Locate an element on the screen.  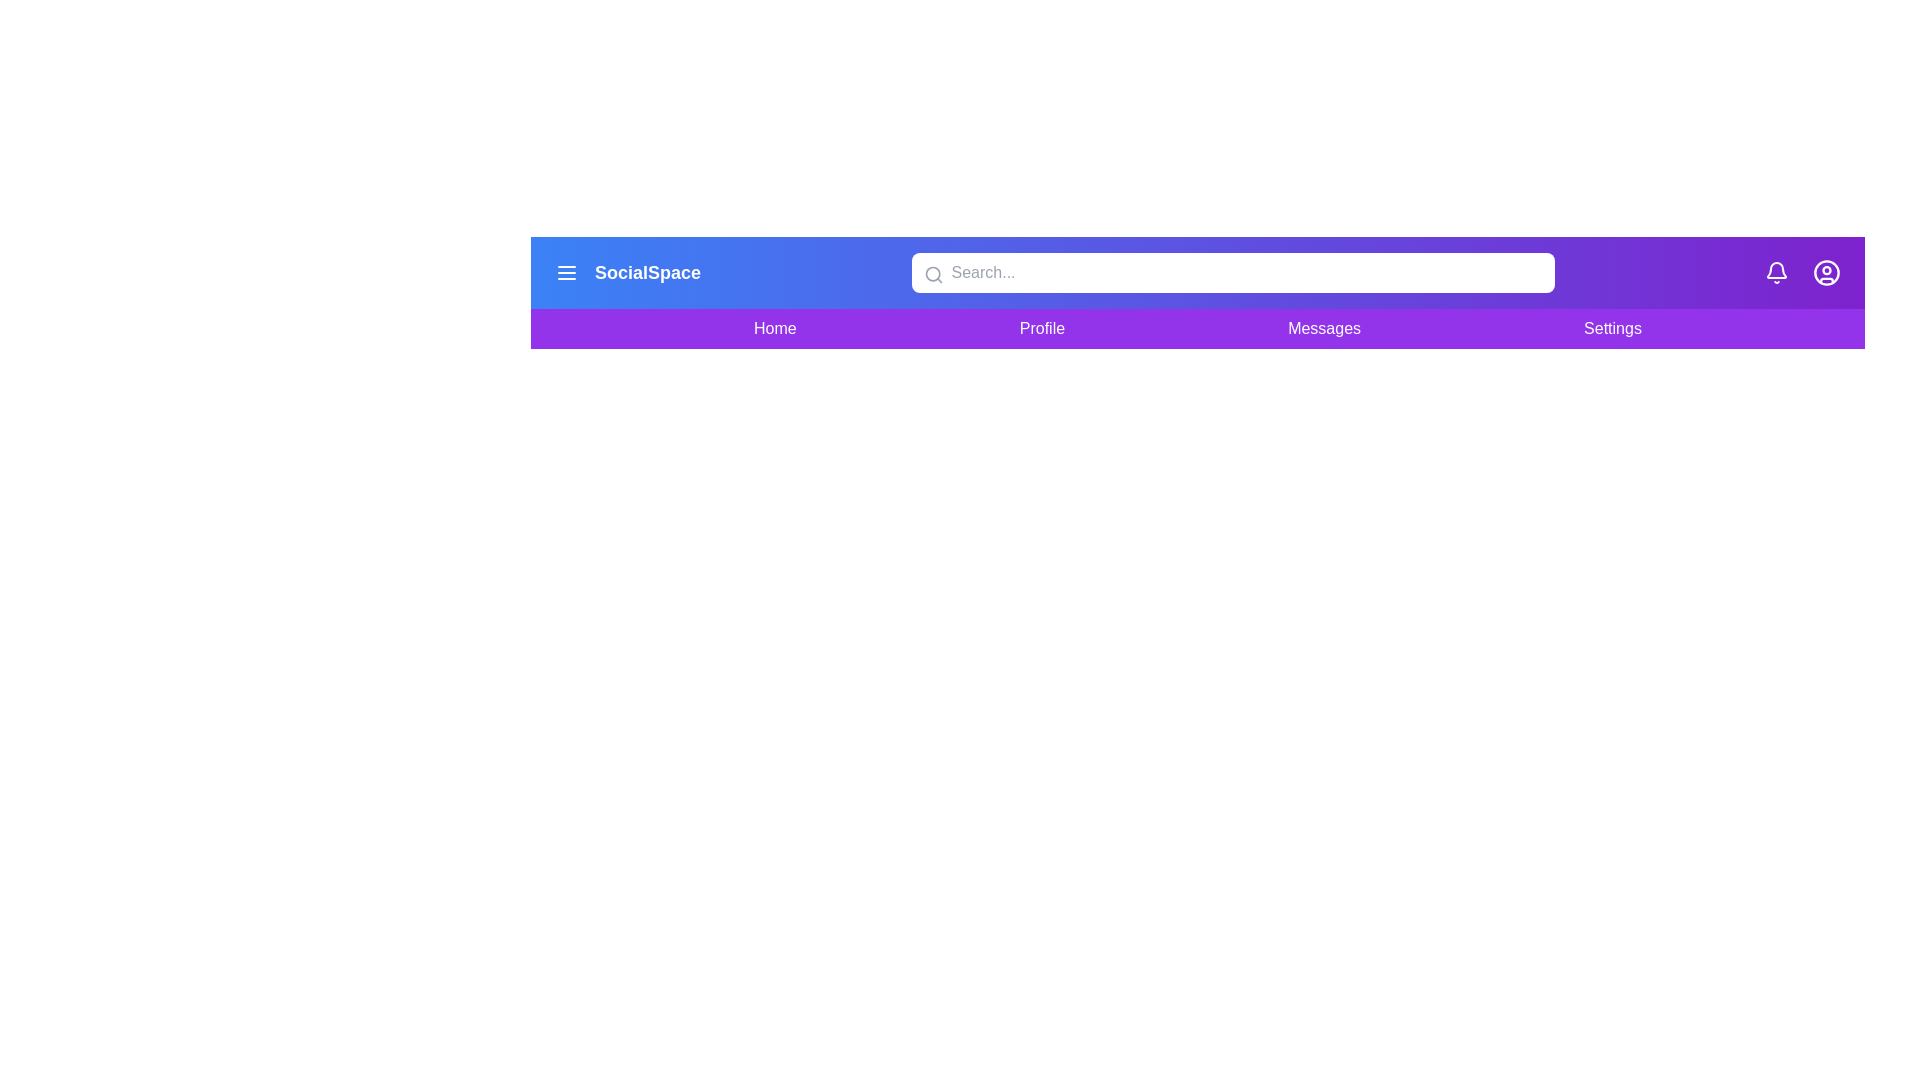
the bell icon to access notifications is located at coordinates (1776, 273).